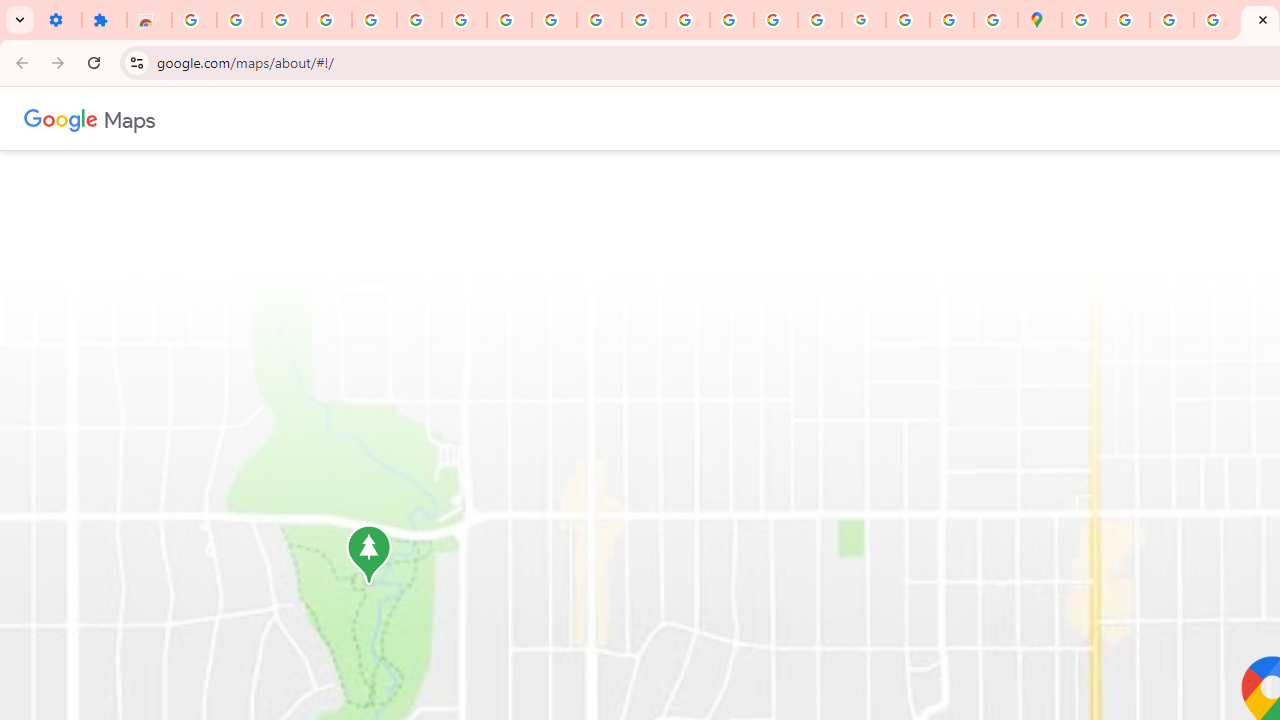 Image resolution: width=1280 pixels, height=720 pixels. What do you see at coordinates (59, 20) in the screenshot?
I see `'Settings - On startup'` at bounding box center [59, 20].